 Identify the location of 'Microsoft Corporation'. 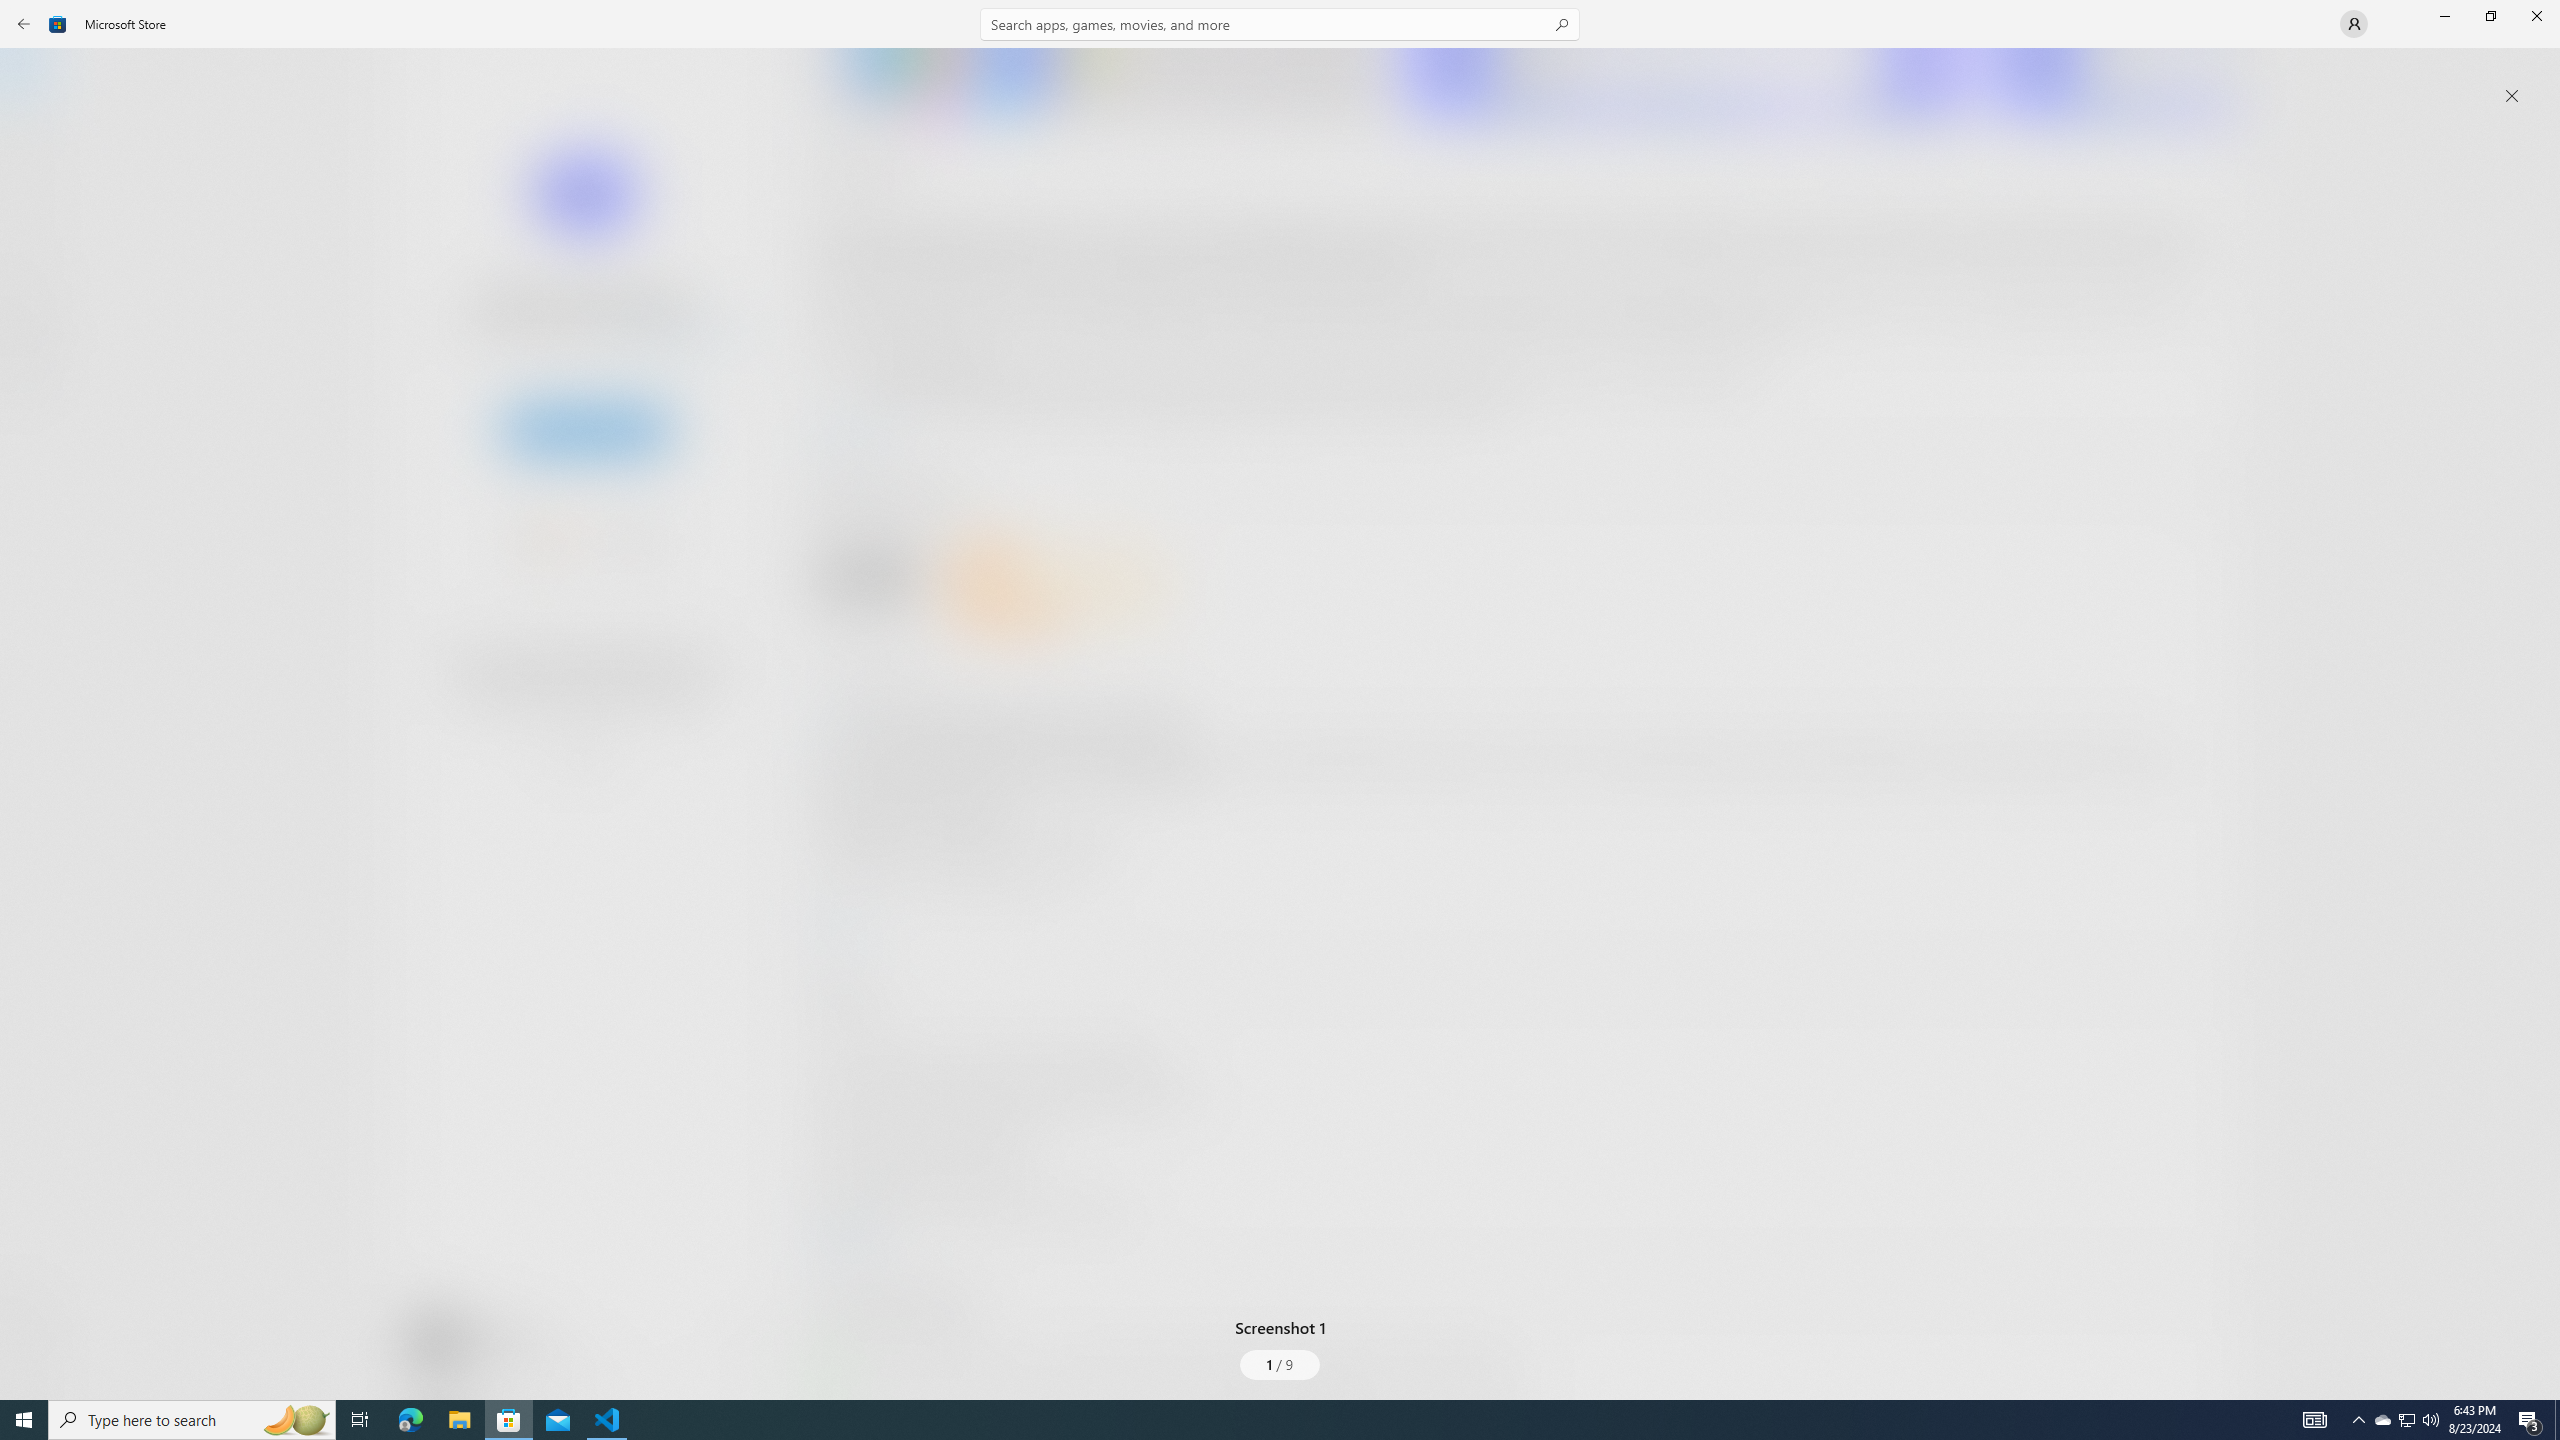
(673, 333).